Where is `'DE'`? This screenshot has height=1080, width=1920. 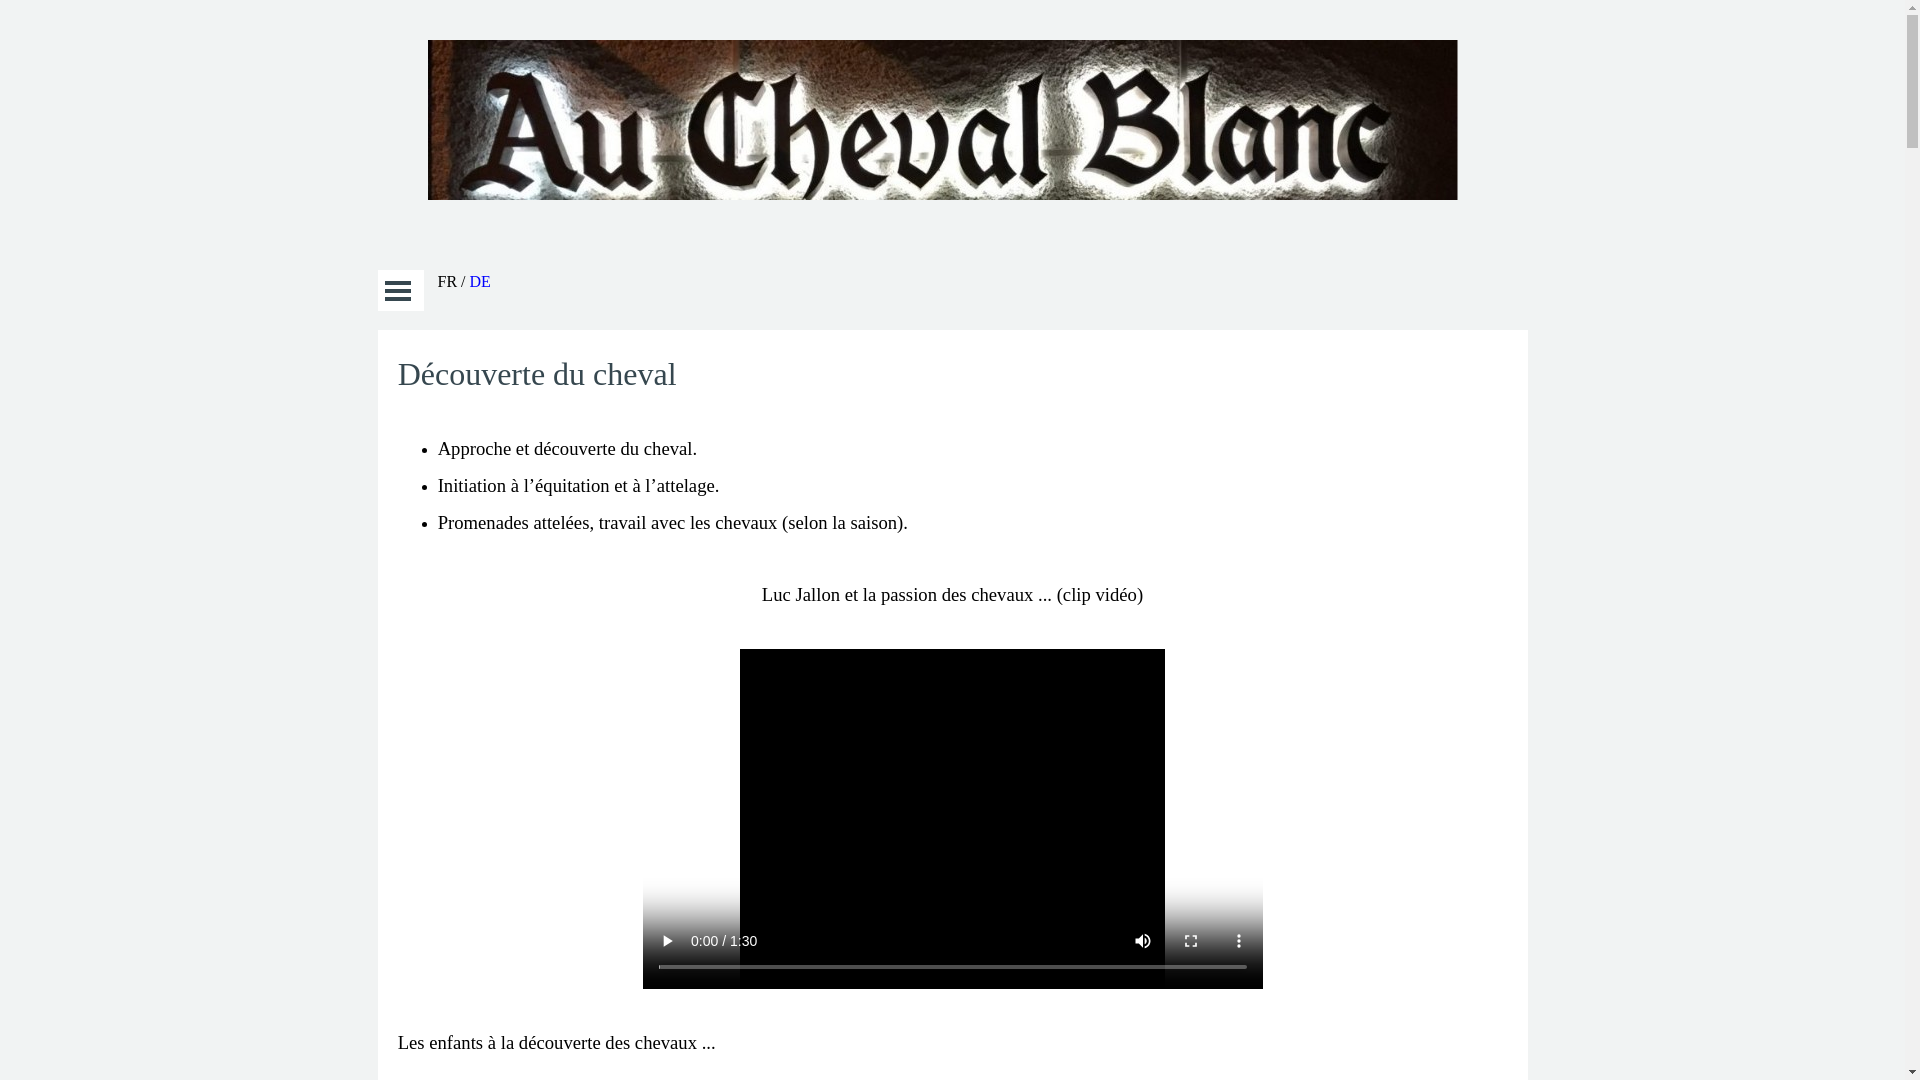
'DE' is located at coordinates (480, 281).